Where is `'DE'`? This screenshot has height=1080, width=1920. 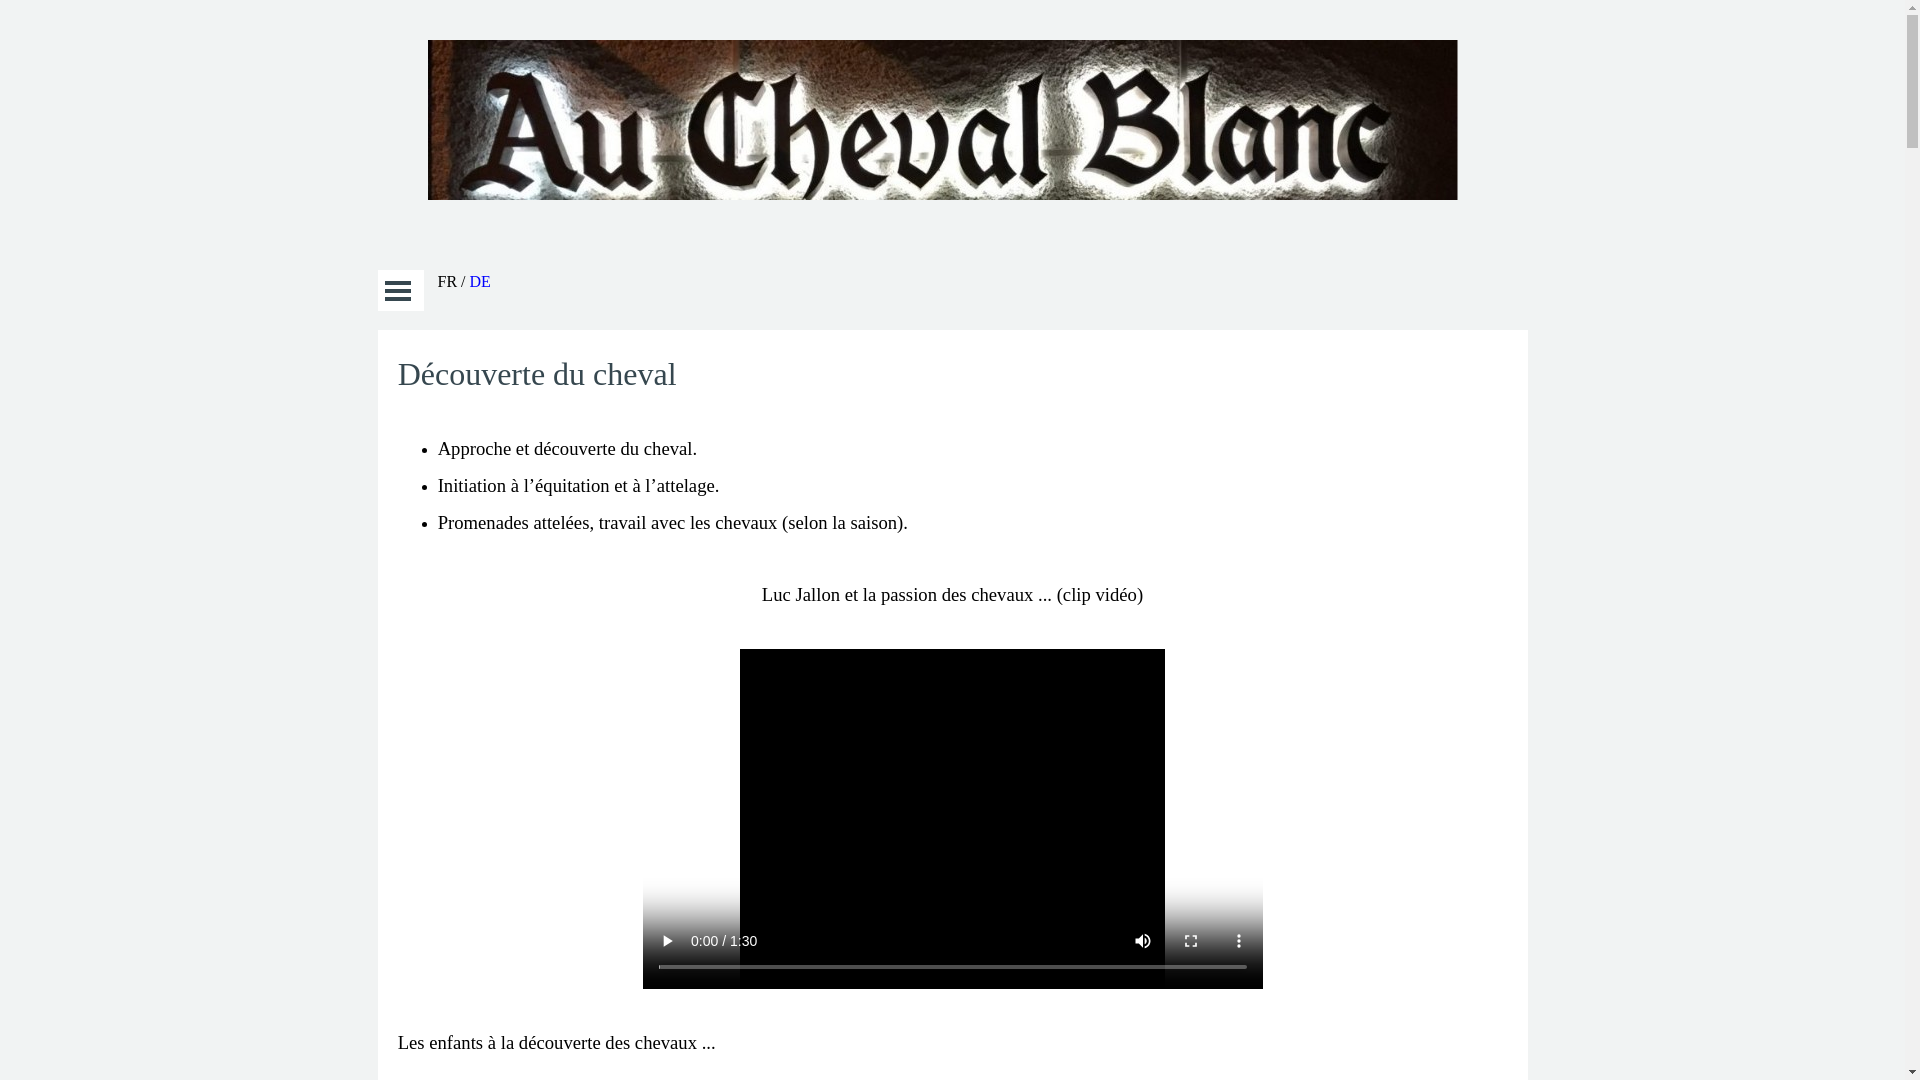
'DE' is located at coordinates (480, 281).